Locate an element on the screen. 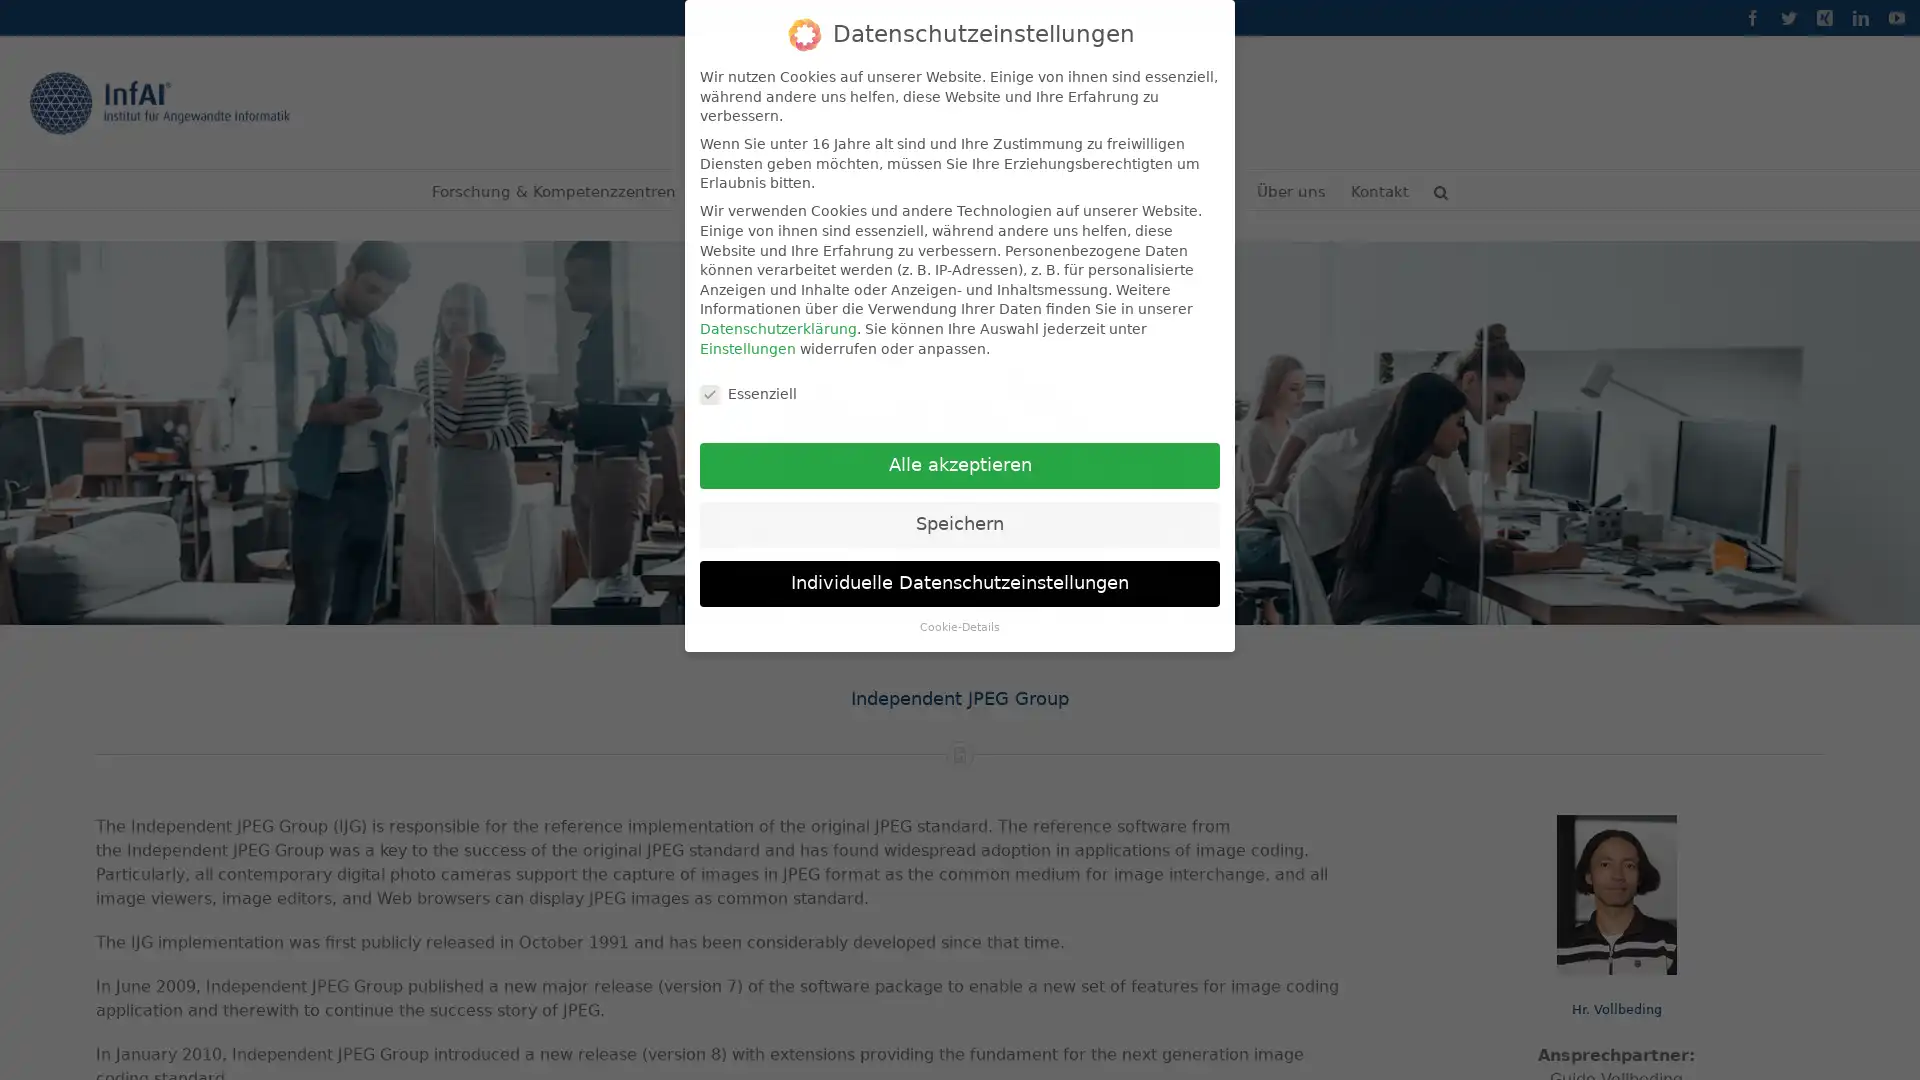  Zuruck is located at coordinates (1199, 1006).